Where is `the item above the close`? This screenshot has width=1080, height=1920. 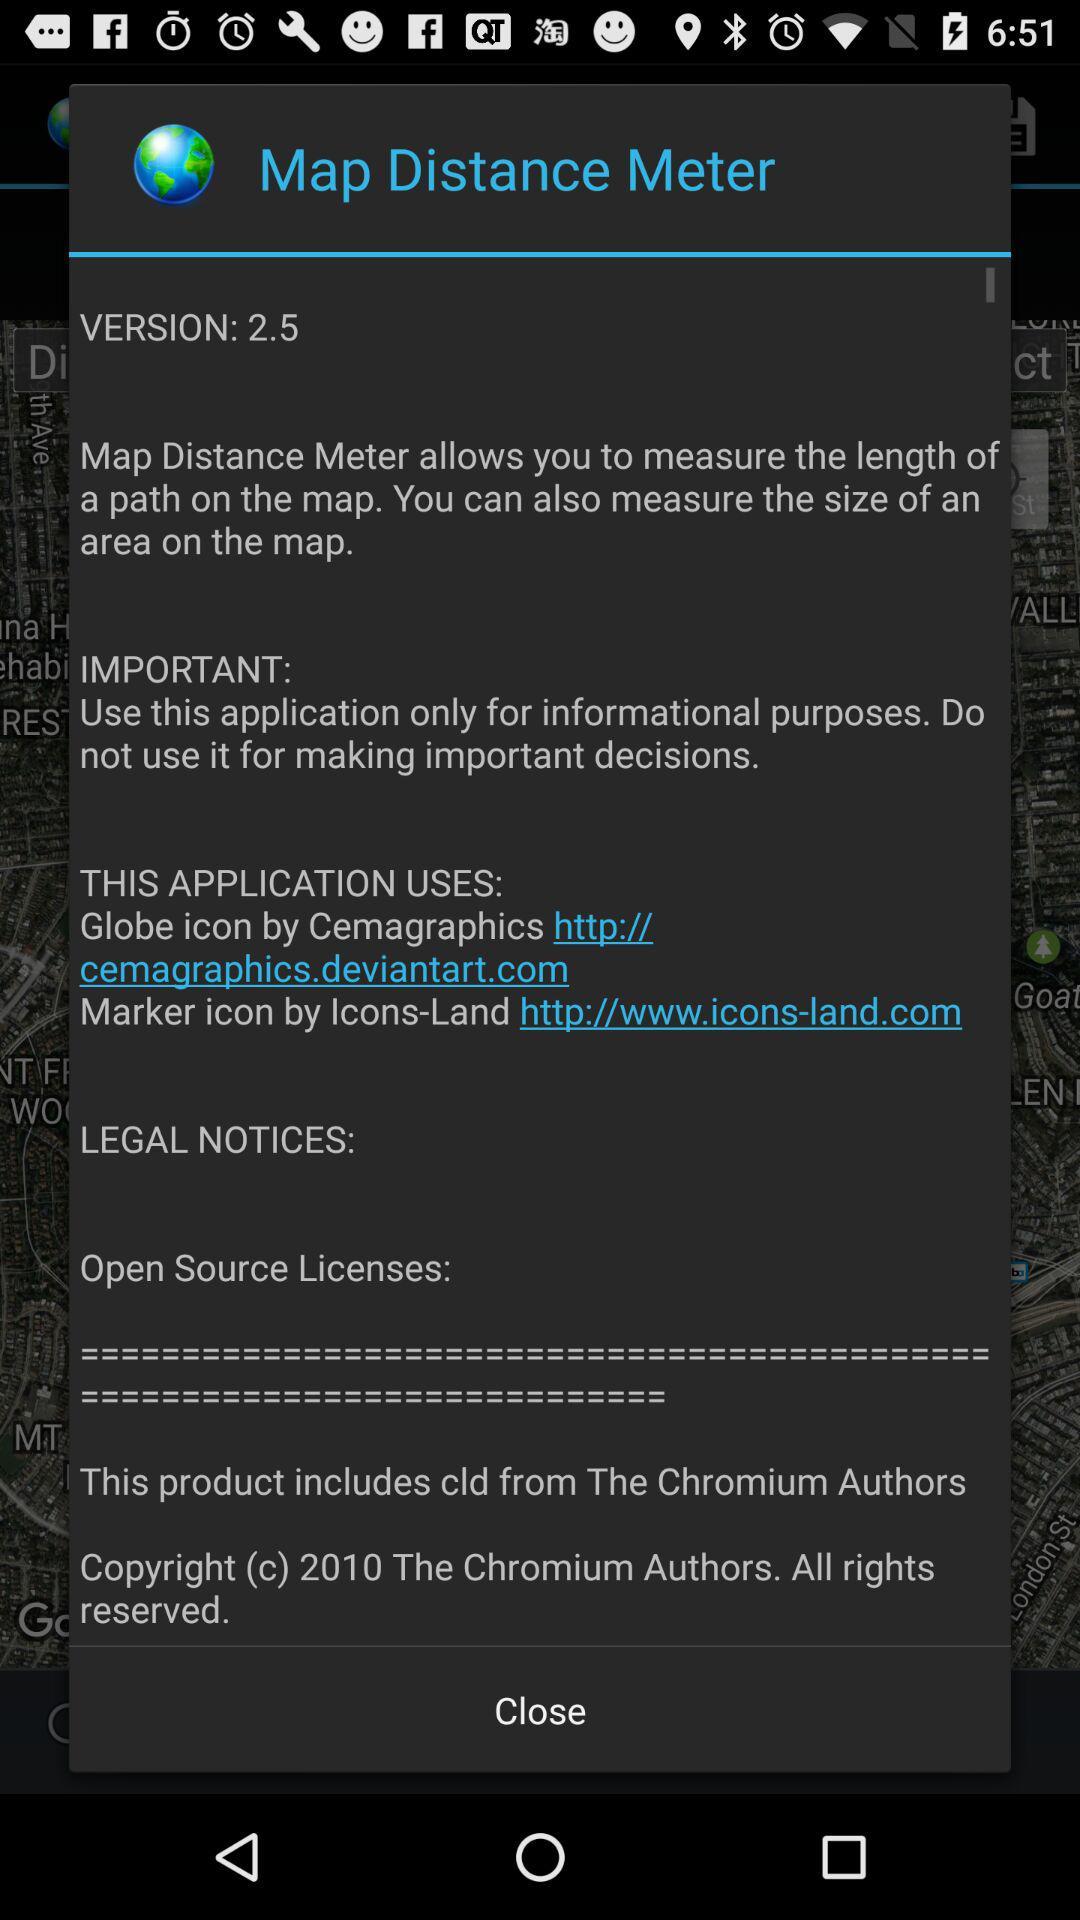 the item above the close is located at coordinates (541, 951).